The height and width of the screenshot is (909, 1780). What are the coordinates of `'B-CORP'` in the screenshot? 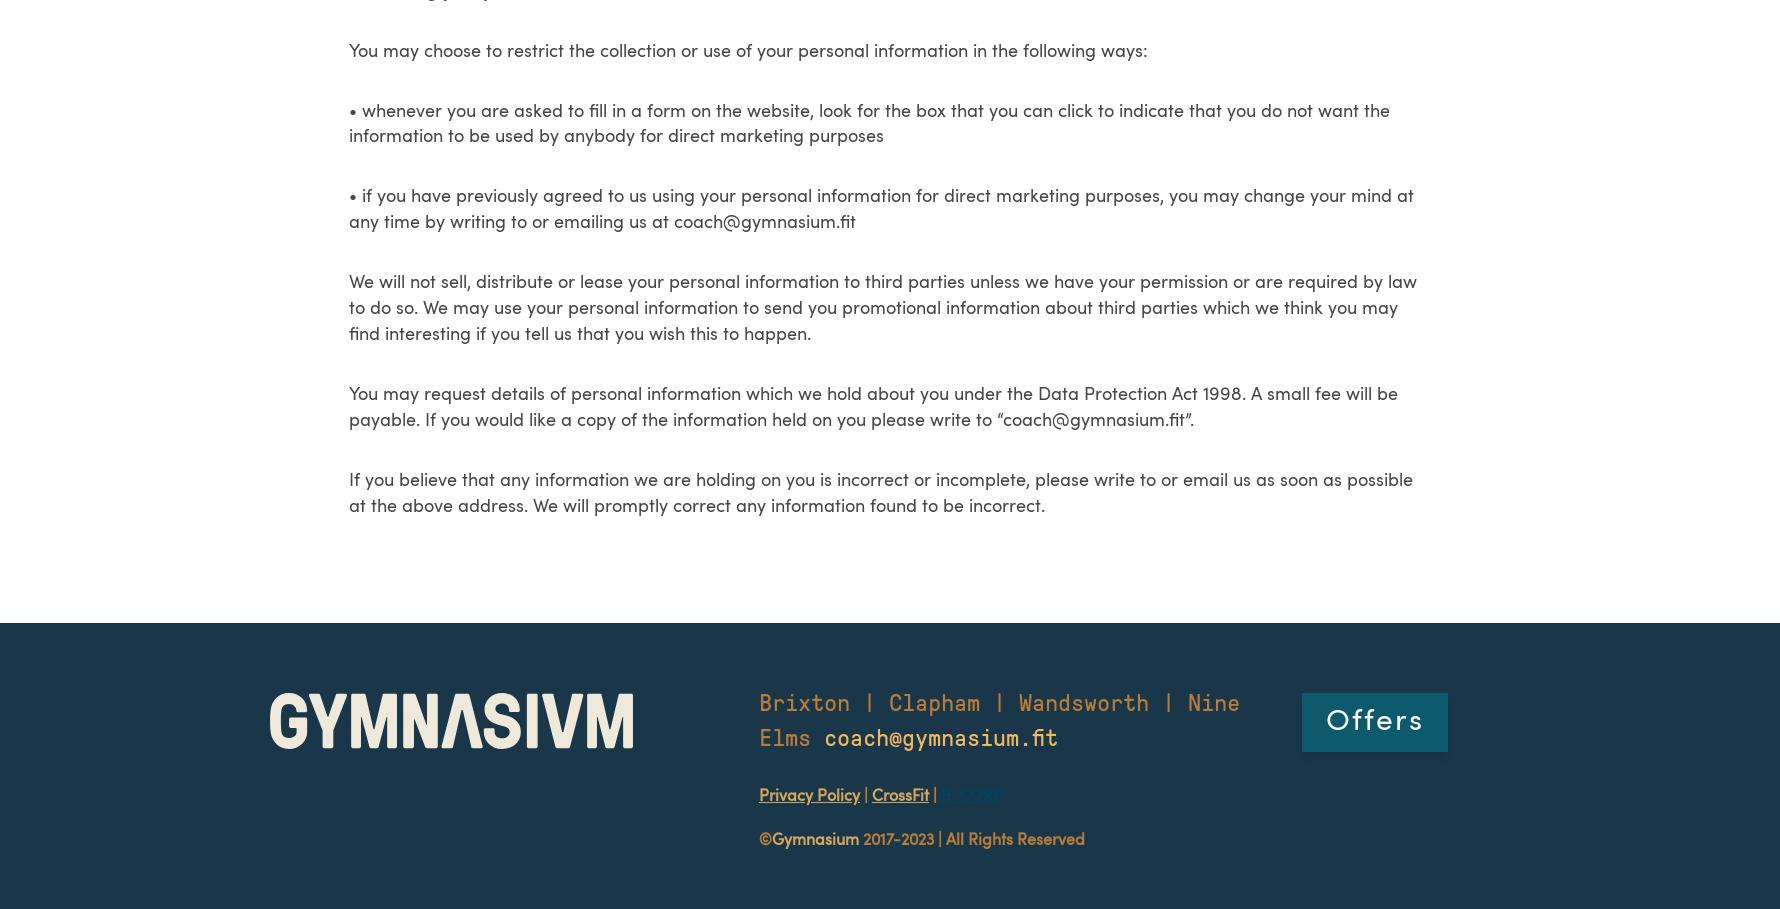 It's located at (971, 796).